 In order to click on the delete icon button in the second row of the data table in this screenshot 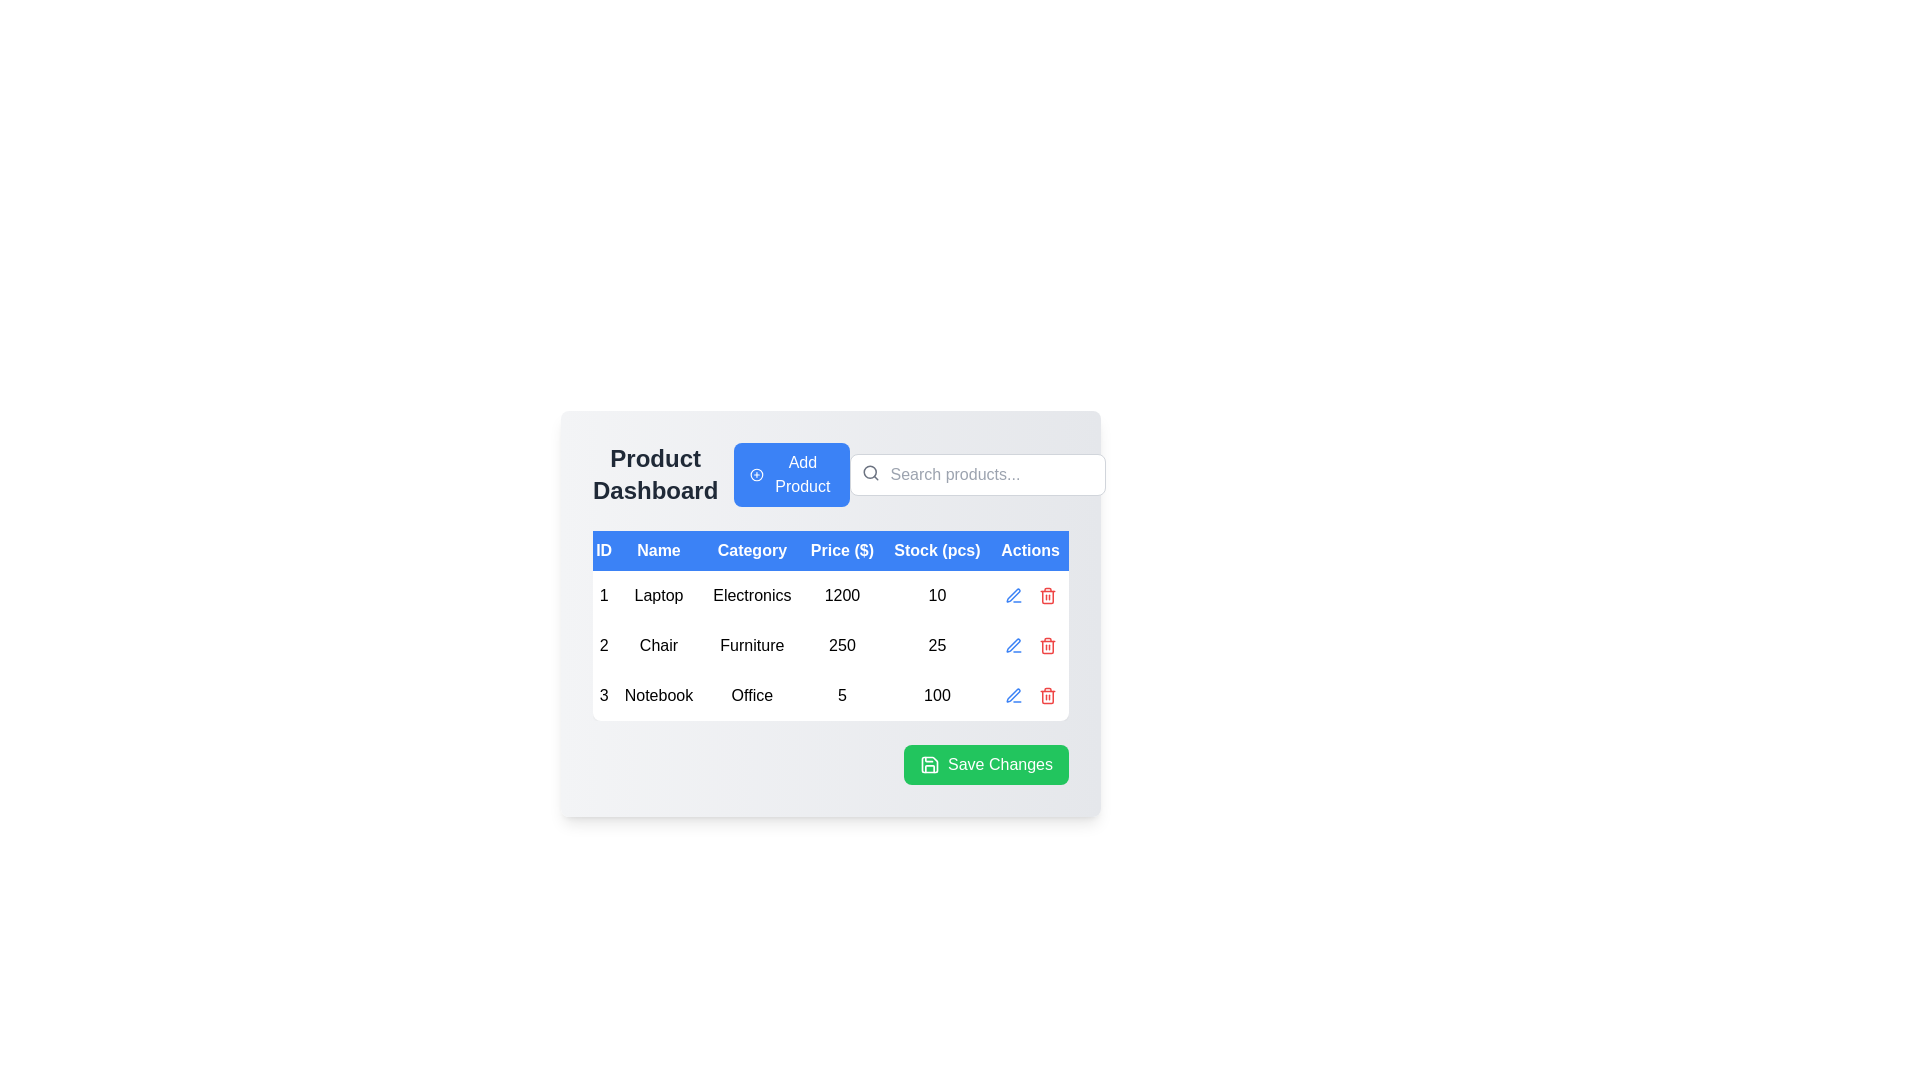, I will do `click(1046, 645)`.